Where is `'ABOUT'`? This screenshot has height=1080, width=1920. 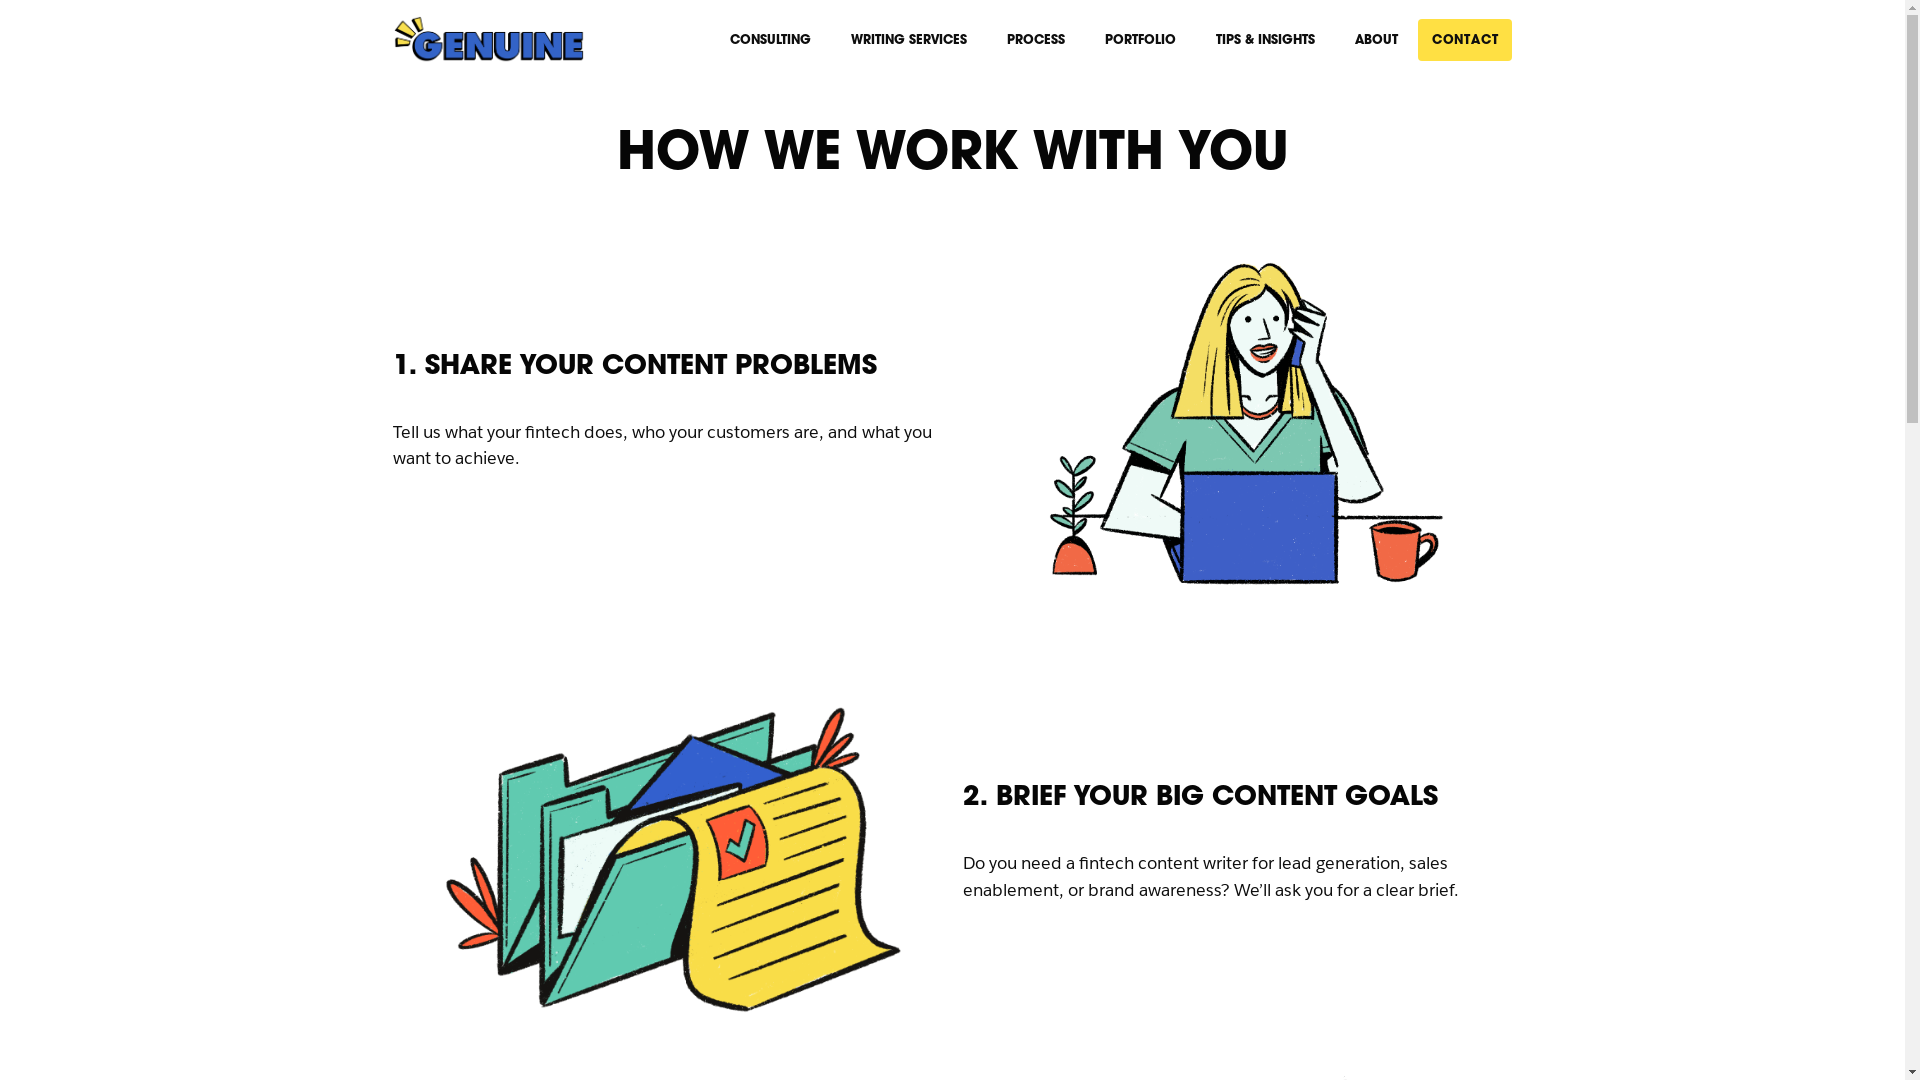 'ABOUT' is located at coordinates (1375, 39).